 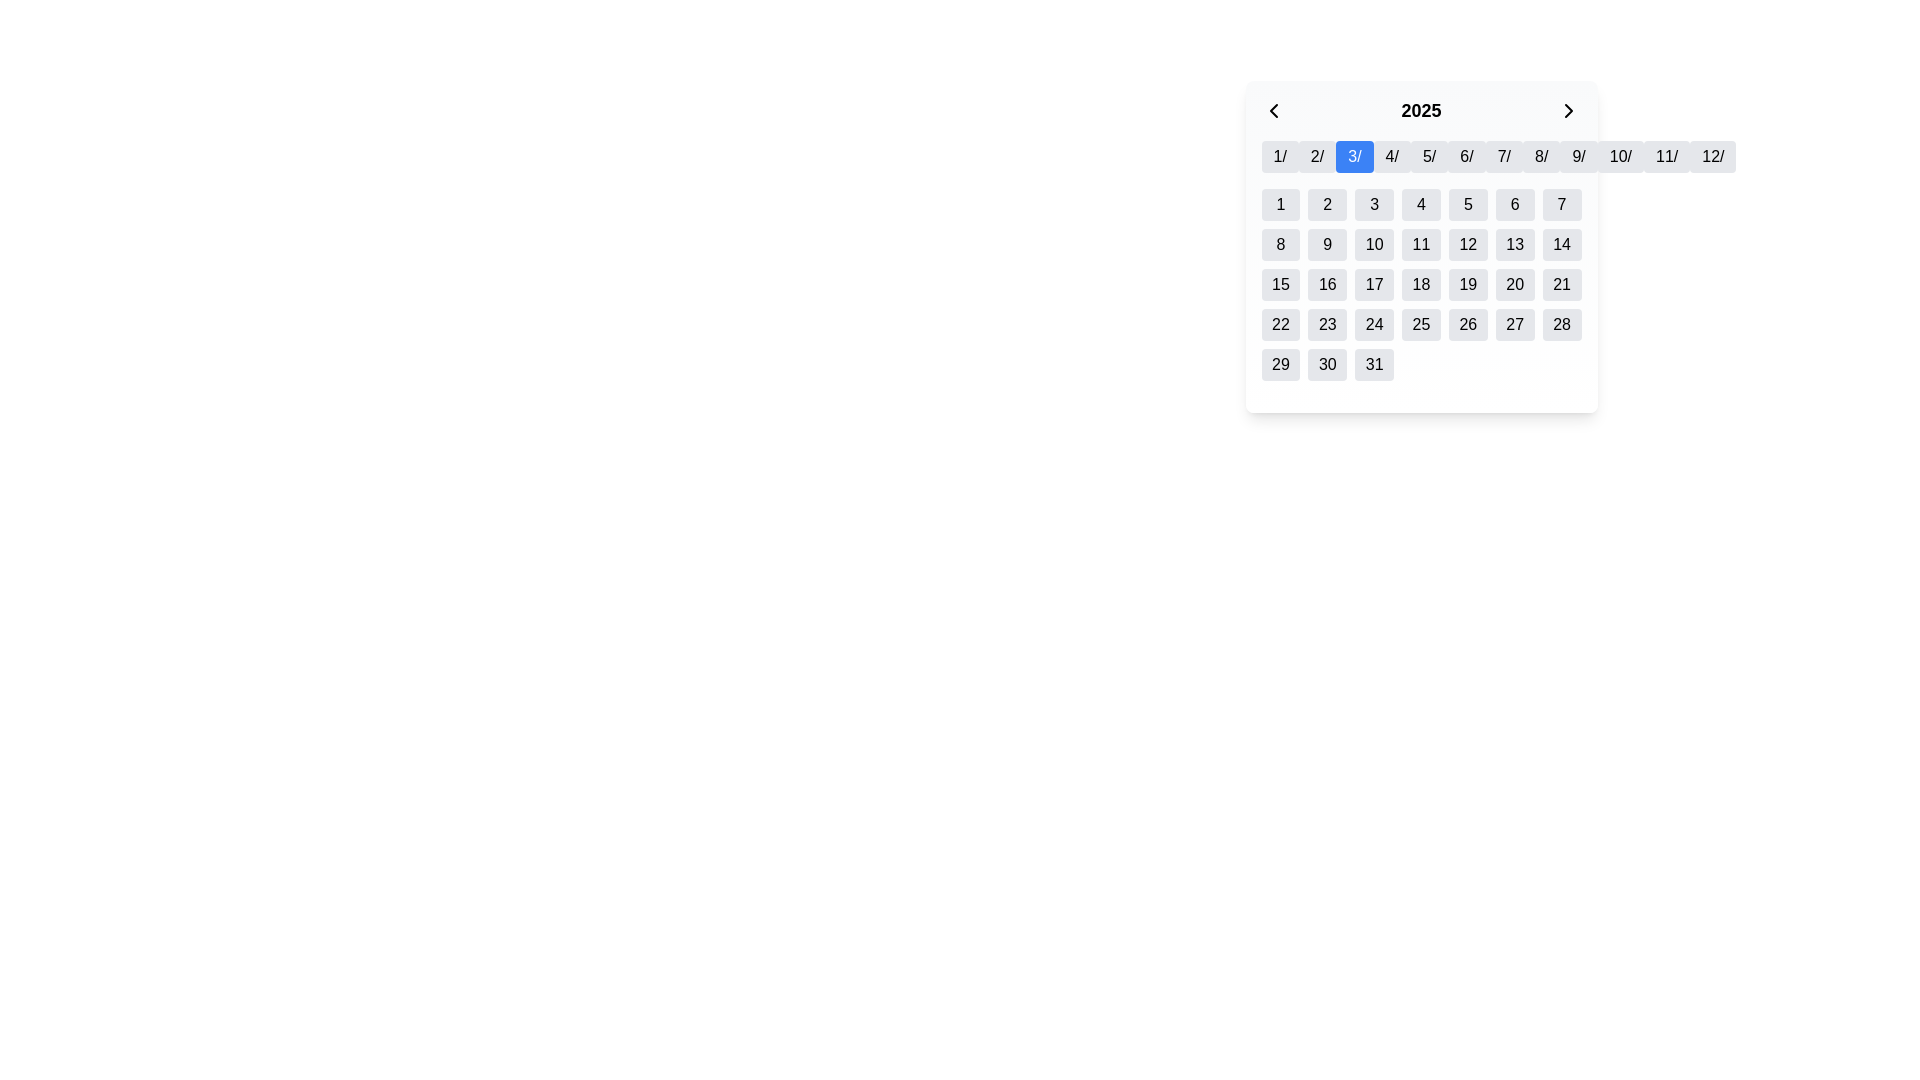 What do you see at coordinates (1620, 156) in the screenshot?
I see `the button displaying '10/' in bold black font, which is part of the month number series in the calendar interface` at bounding box center [1620, 156].